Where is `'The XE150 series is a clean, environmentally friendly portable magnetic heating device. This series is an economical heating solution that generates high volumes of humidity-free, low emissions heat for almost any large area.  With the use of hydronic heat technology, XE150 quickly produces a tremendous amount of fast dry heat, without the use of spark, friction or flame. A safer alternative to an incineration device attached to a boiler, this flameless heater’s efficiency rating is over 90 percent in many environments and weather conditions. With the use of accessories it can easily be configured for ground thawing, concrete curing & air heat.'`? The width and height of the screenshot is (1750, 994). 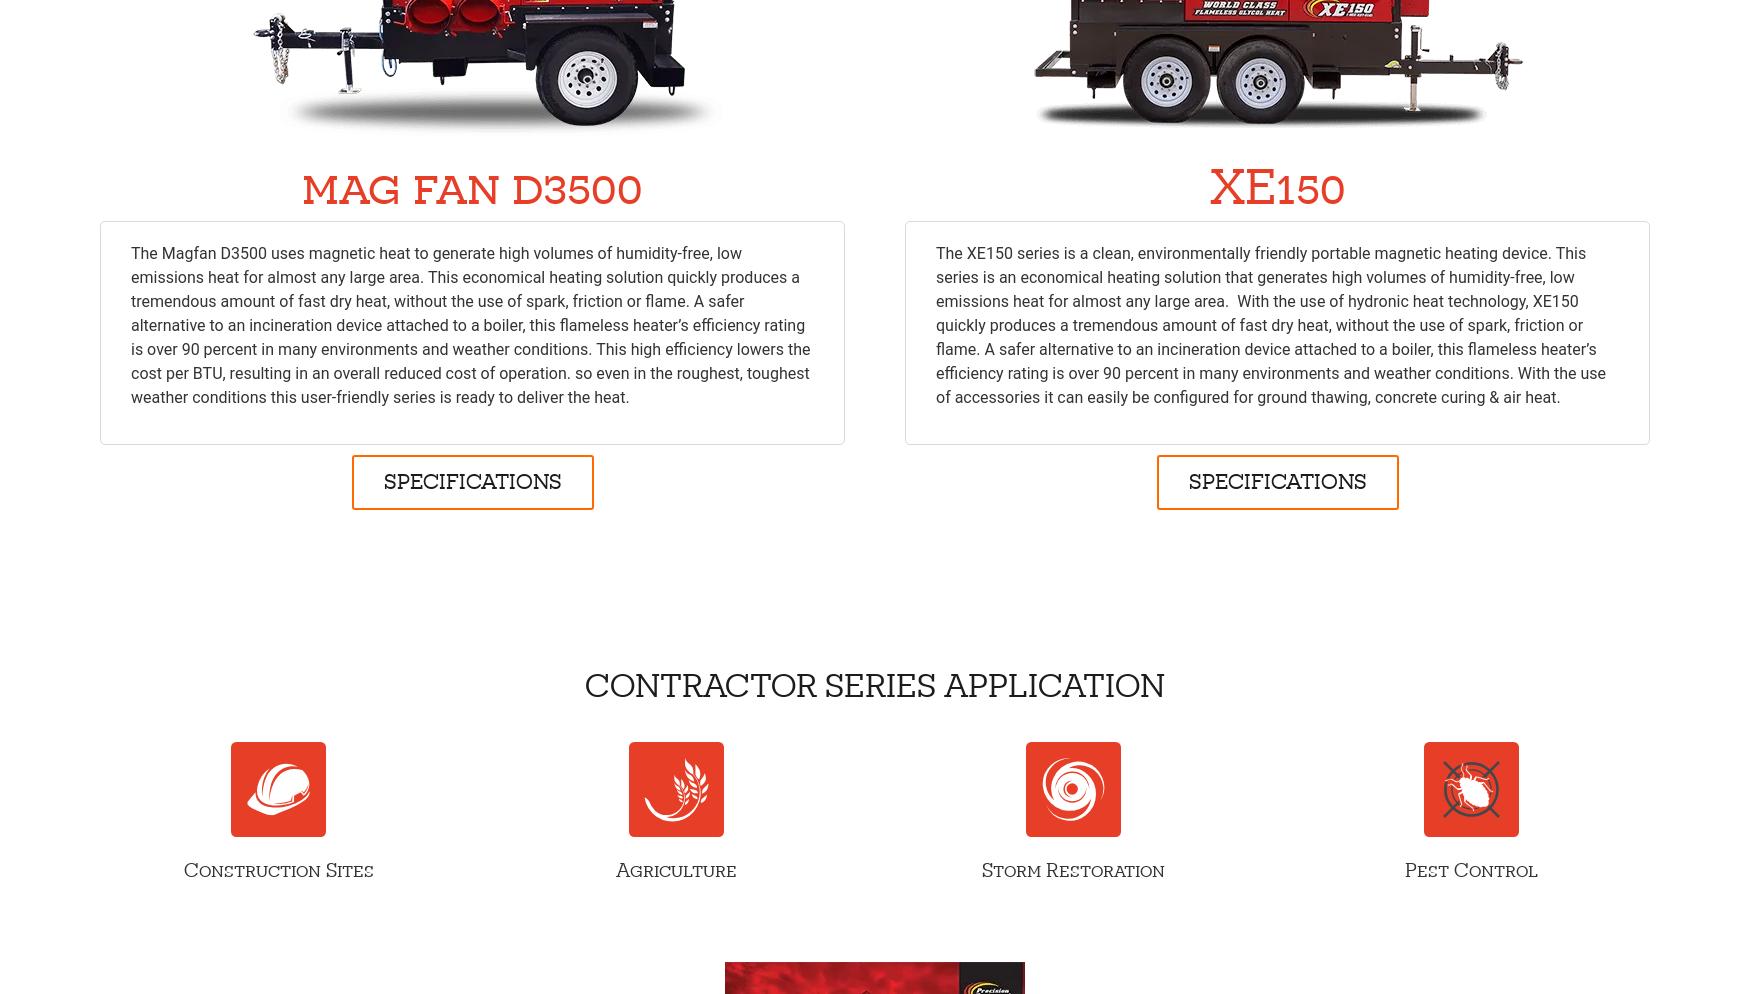
'The XE150 series is a clean, environmentally friendly portable magnetic heating device. This series is an economical heating solution that generates high volumes of humidity-free, low emissions heat for almost any large area.  With the use of hydronic heat technology, XE150 quickly produces a tremendous amount of fast dry heat, without the use of spark, friction or flame. A safer alternative to an incineration device attached to a boiler, this flameless heater’s efficiency rating is over 90 percent in many environments and weather conditions. With the use of accessories it can easily be configured for ground thawing, concrete curing & air heat.' is located at coordinates (935, 324).